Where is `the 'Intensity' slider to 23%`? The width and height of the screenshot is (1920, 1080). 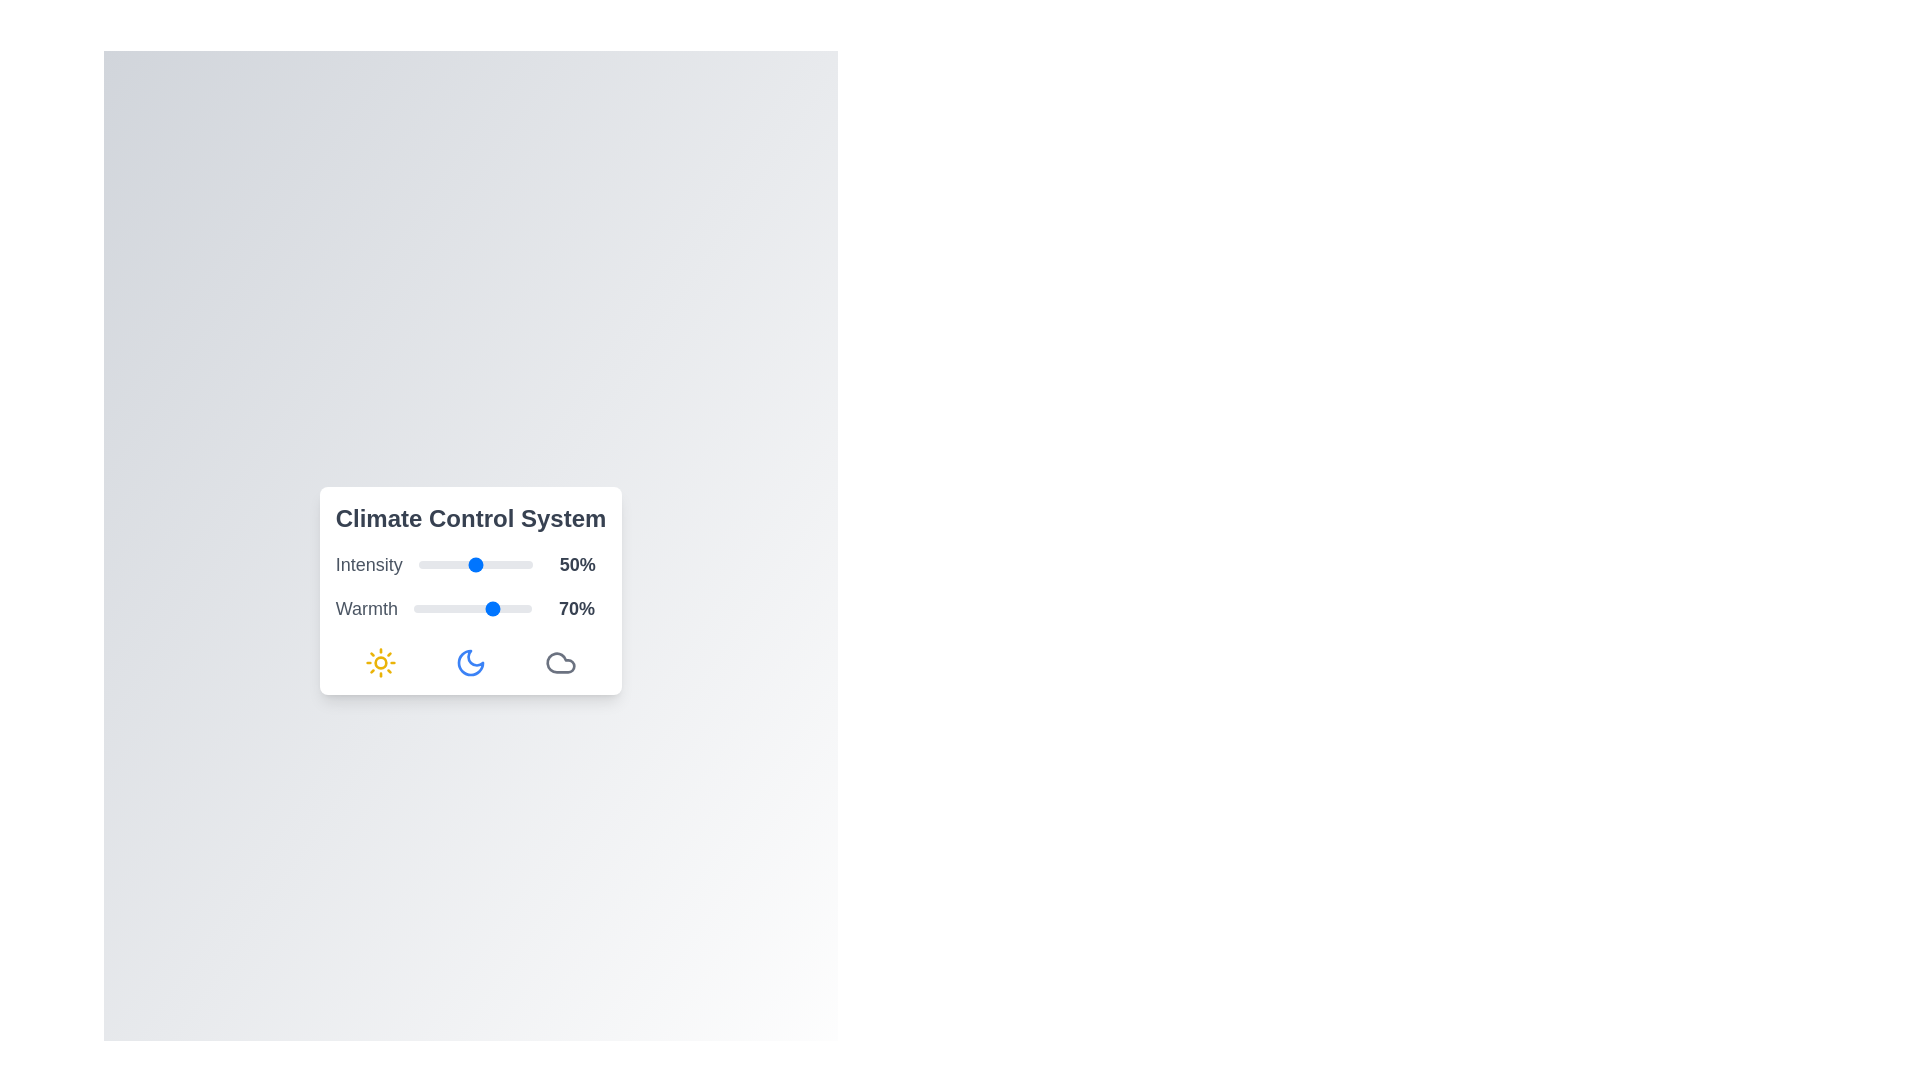 the 'Intensity' slider to 23% is located at coordinates (444, 564).